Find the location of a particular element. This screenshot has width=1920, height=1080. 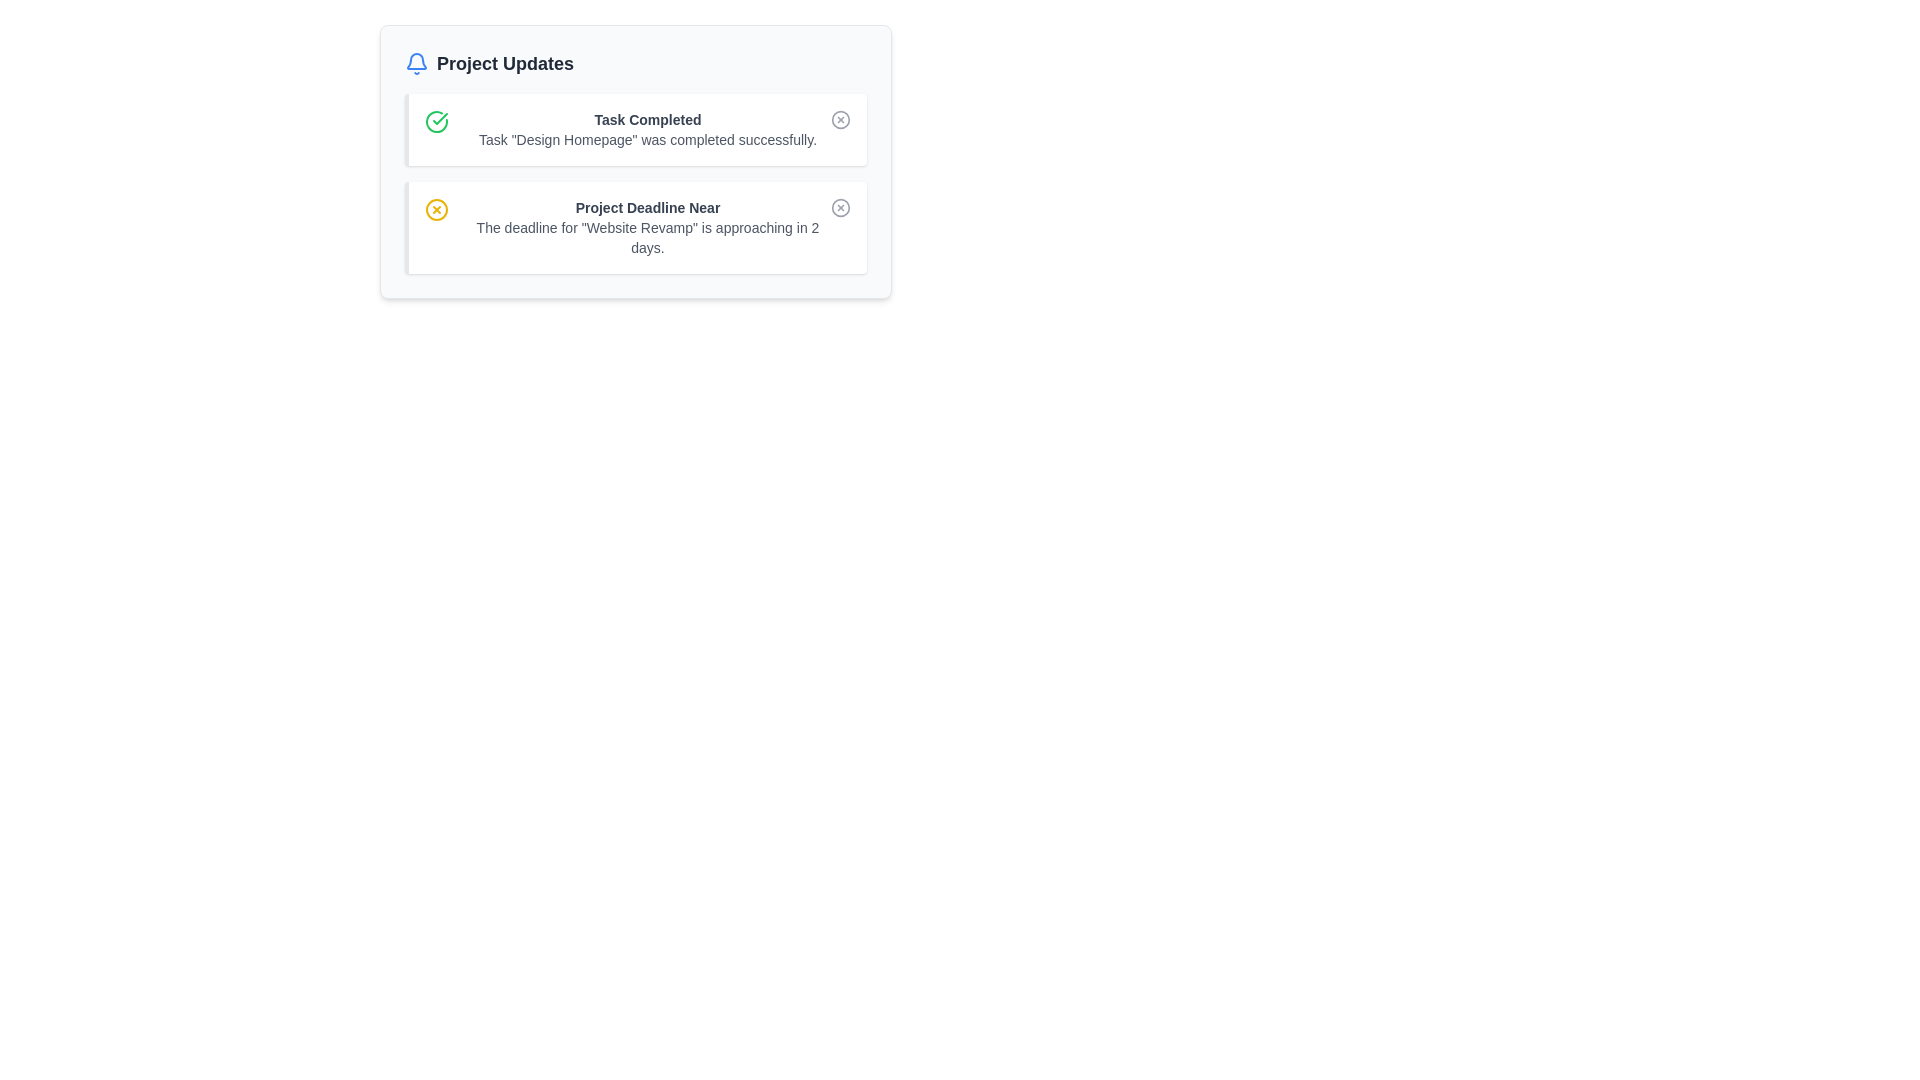

the circular icon located at the far right of the 'Task Completed' notification card is located at coordinates (840, 119).